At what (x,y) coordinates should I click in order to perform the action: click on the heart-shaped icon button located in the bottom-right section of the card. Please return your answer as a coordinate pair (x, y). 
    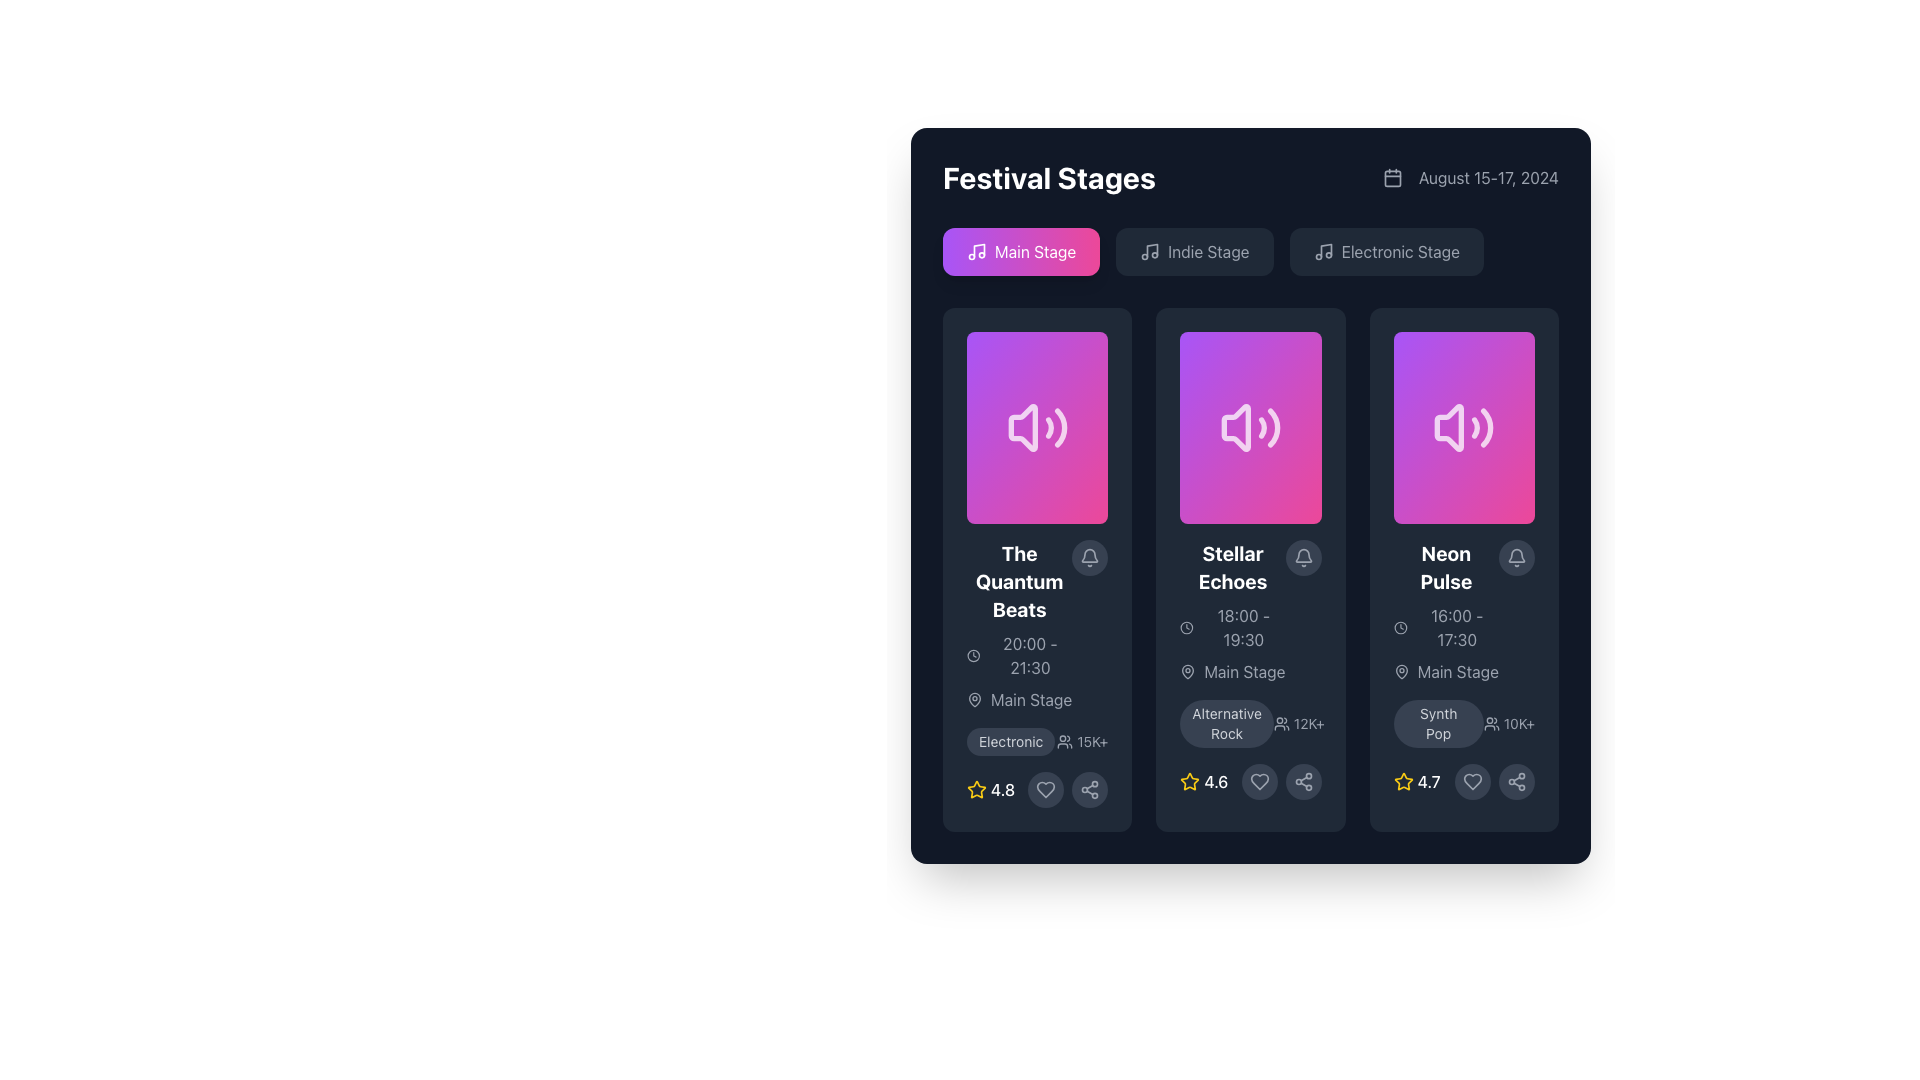
    Looking at the image, I should click on (1045, 789).